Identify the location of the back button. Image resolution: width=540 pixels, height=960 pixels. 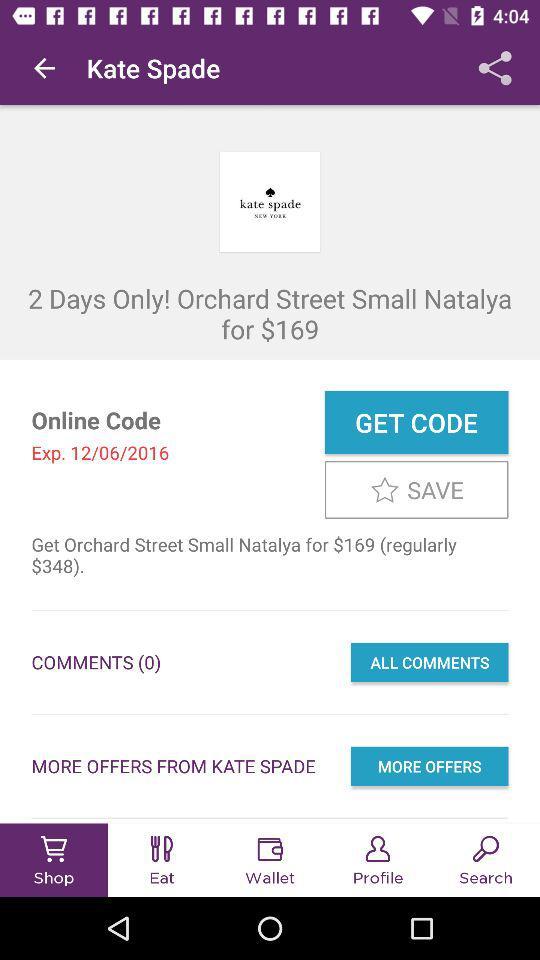
(44, 68).